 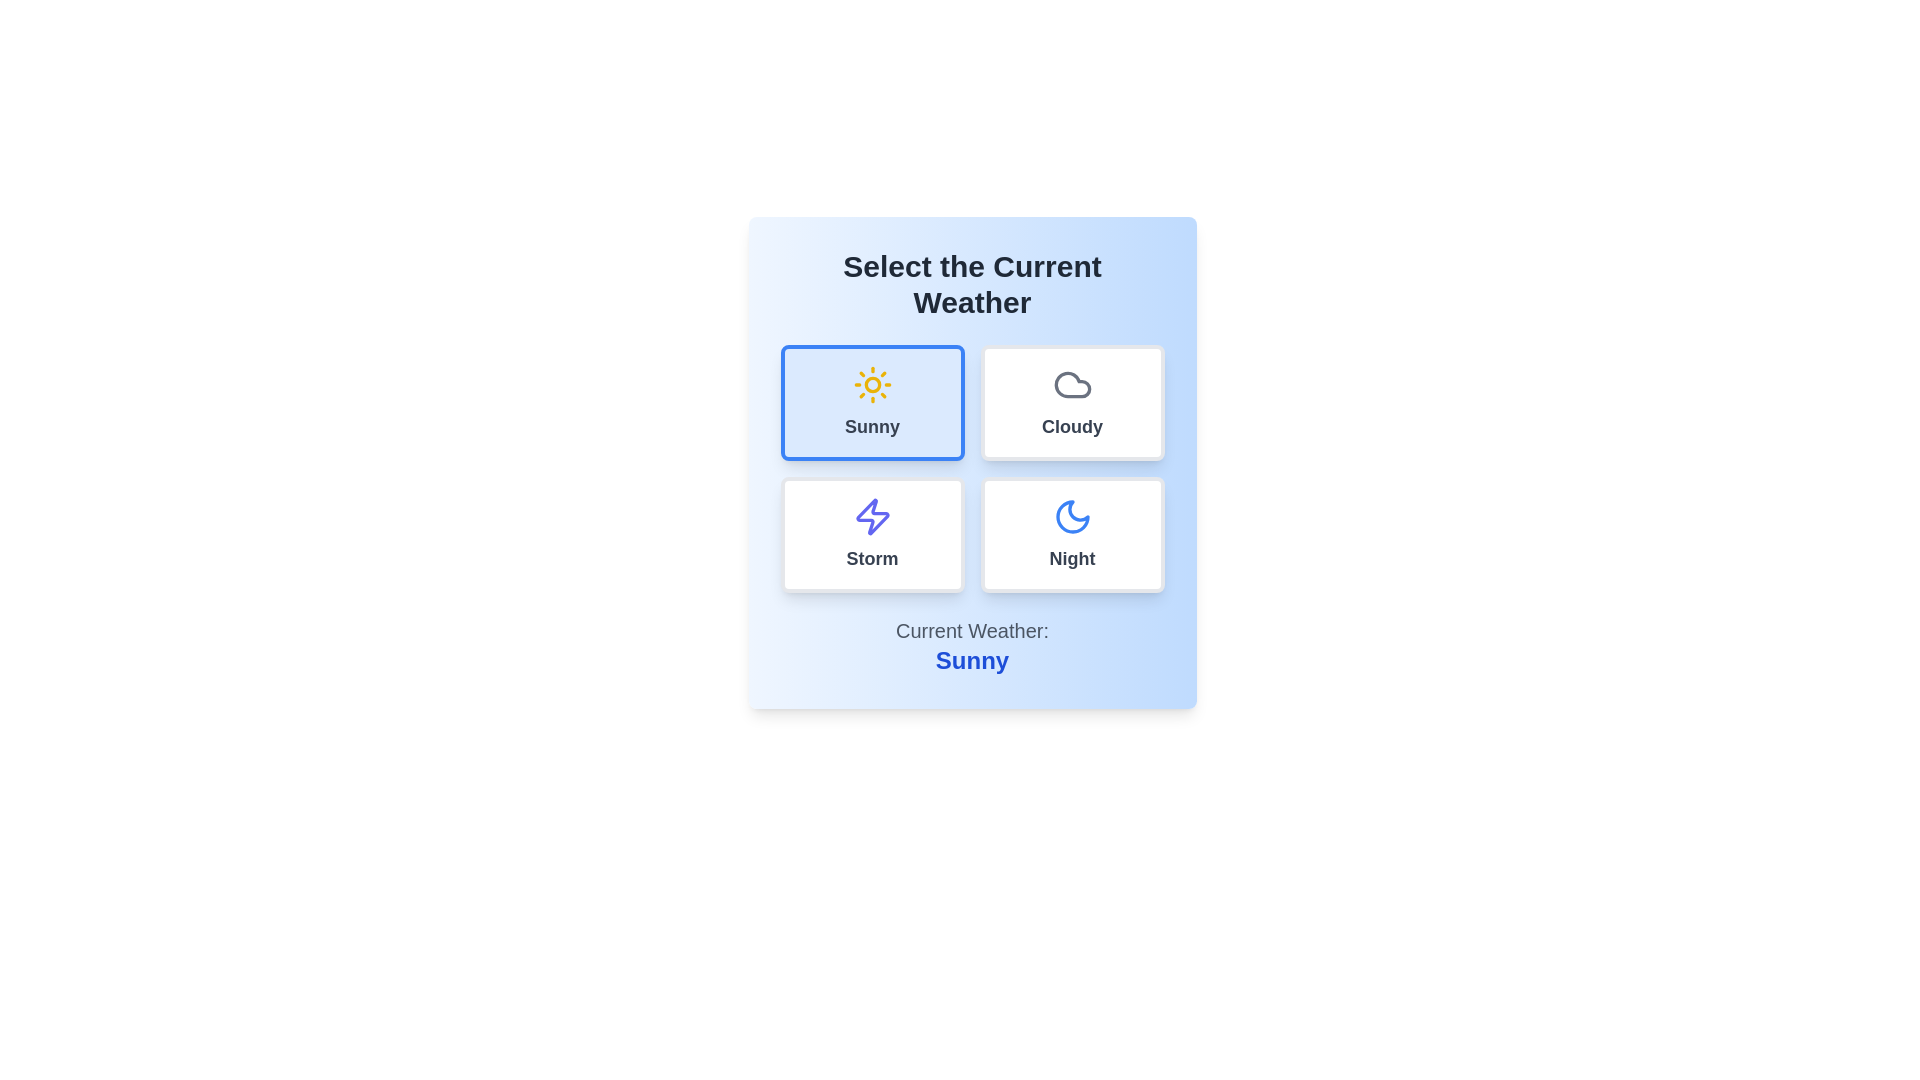 What do you see at coordinates (872, 402) in the screenshot?
I see `the weather option Sunny by clicking on the corresponding button` at bounding box center [872, 402].